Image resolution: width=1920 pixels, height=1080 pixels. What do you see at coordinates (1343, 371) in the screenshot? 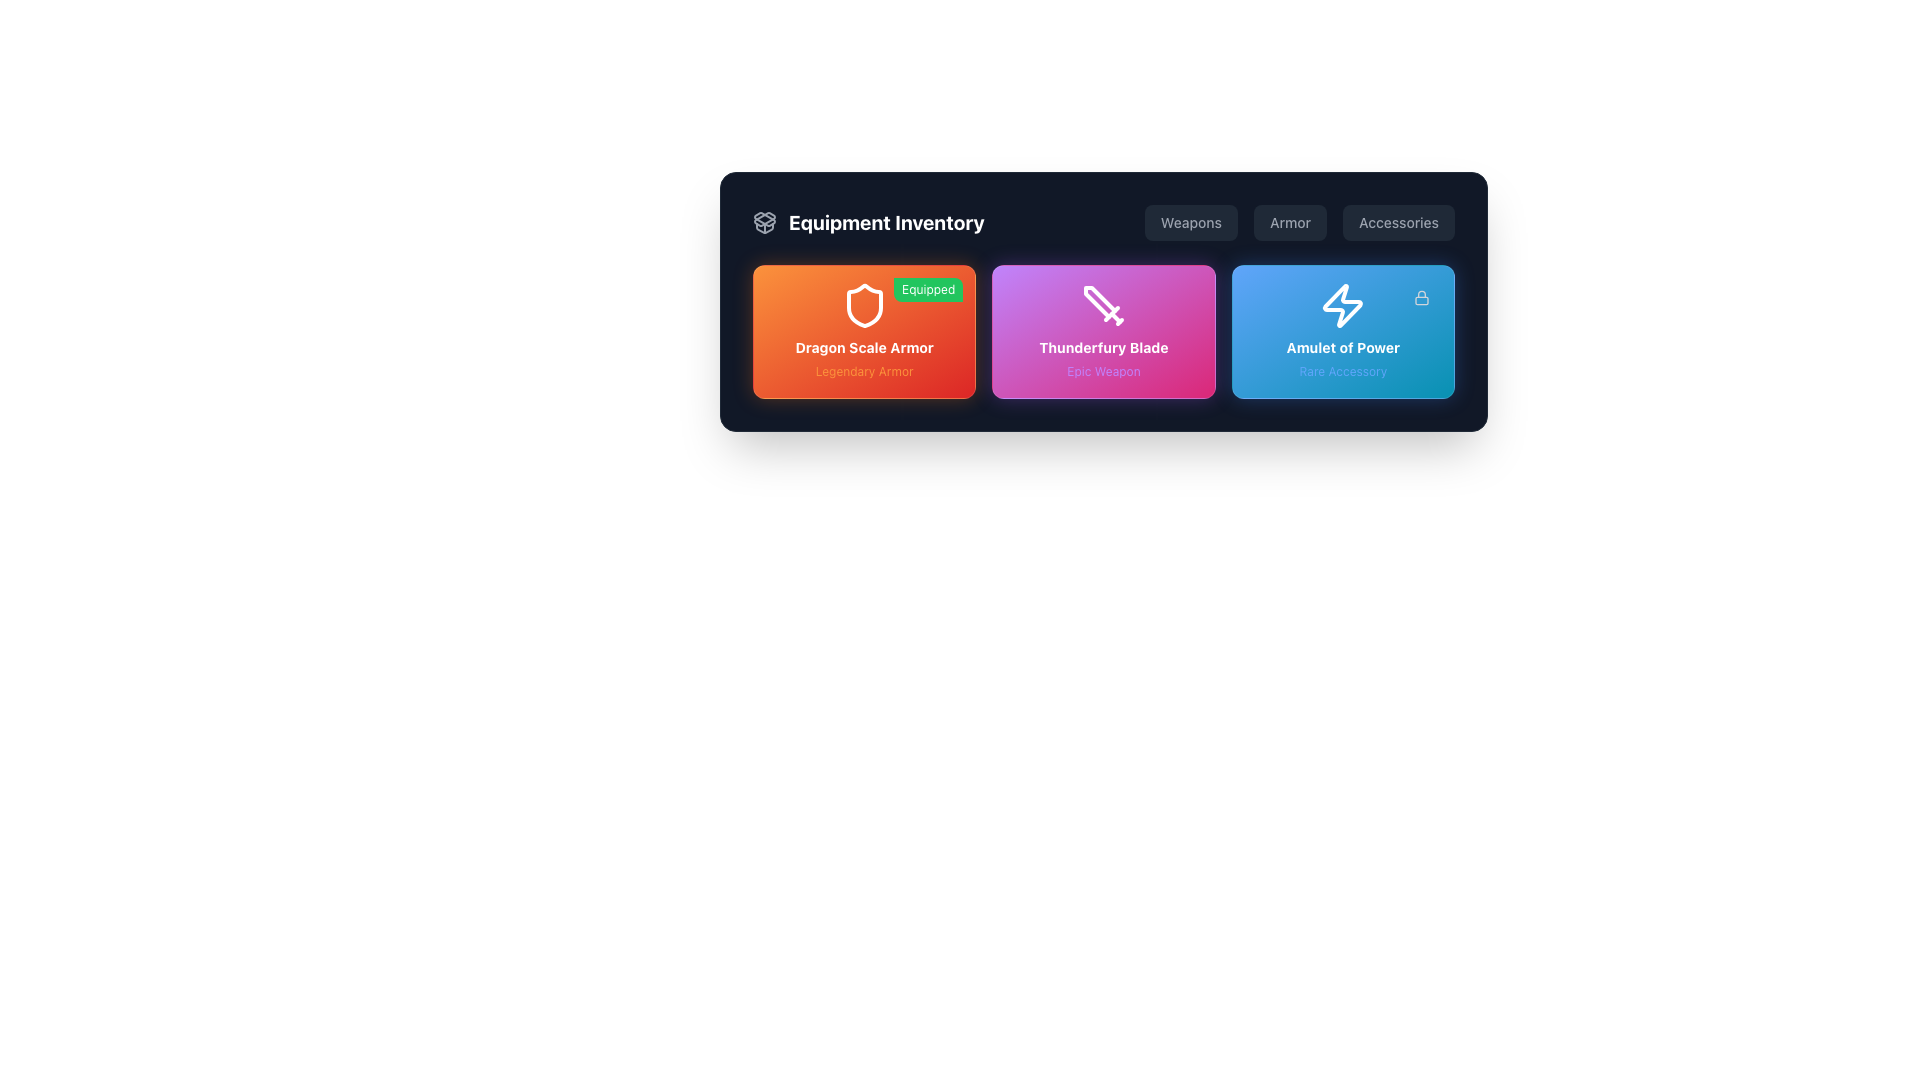
I see `the Text label that provides a categorical description for the Amulet of Power item, located below the title 'Amulet of Power' in the inventory grid` at bounding box center [1343, 371].